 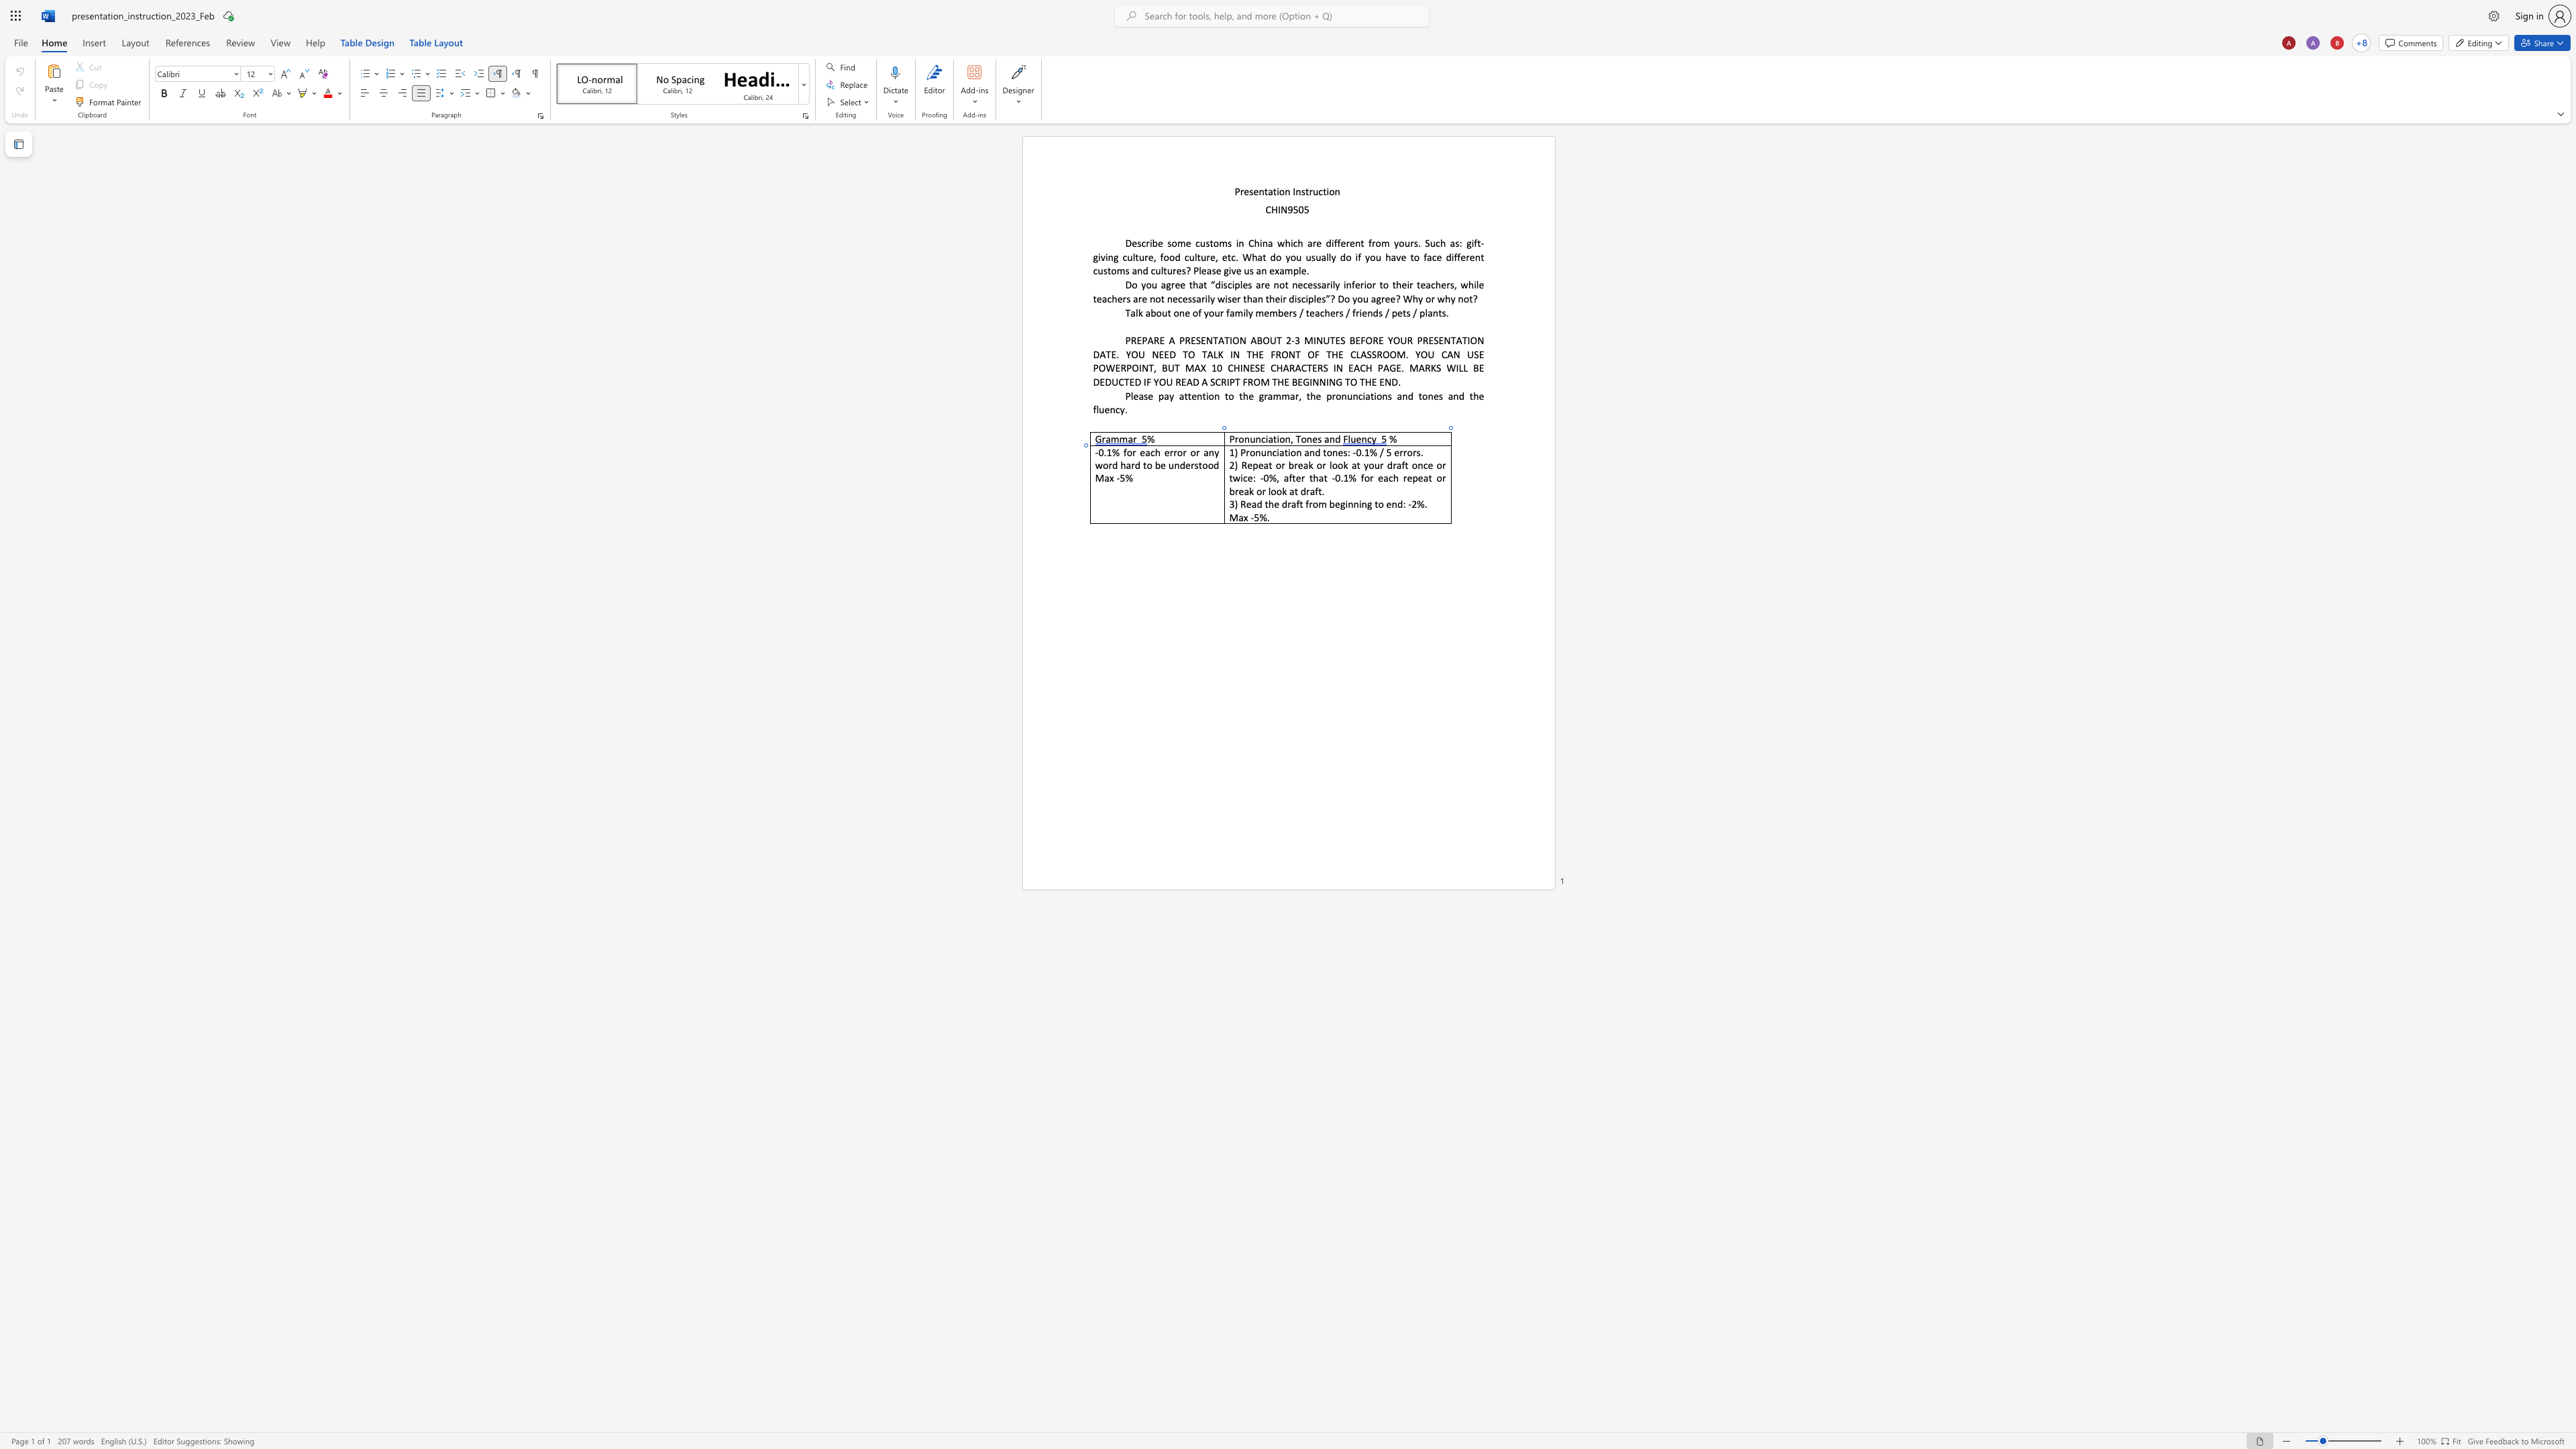 What do you see at coordinates (1197, 464) in the screenshot?
I see `the space between the continuous character "s" and "t" in the text` at bounding box center [1197, 464].